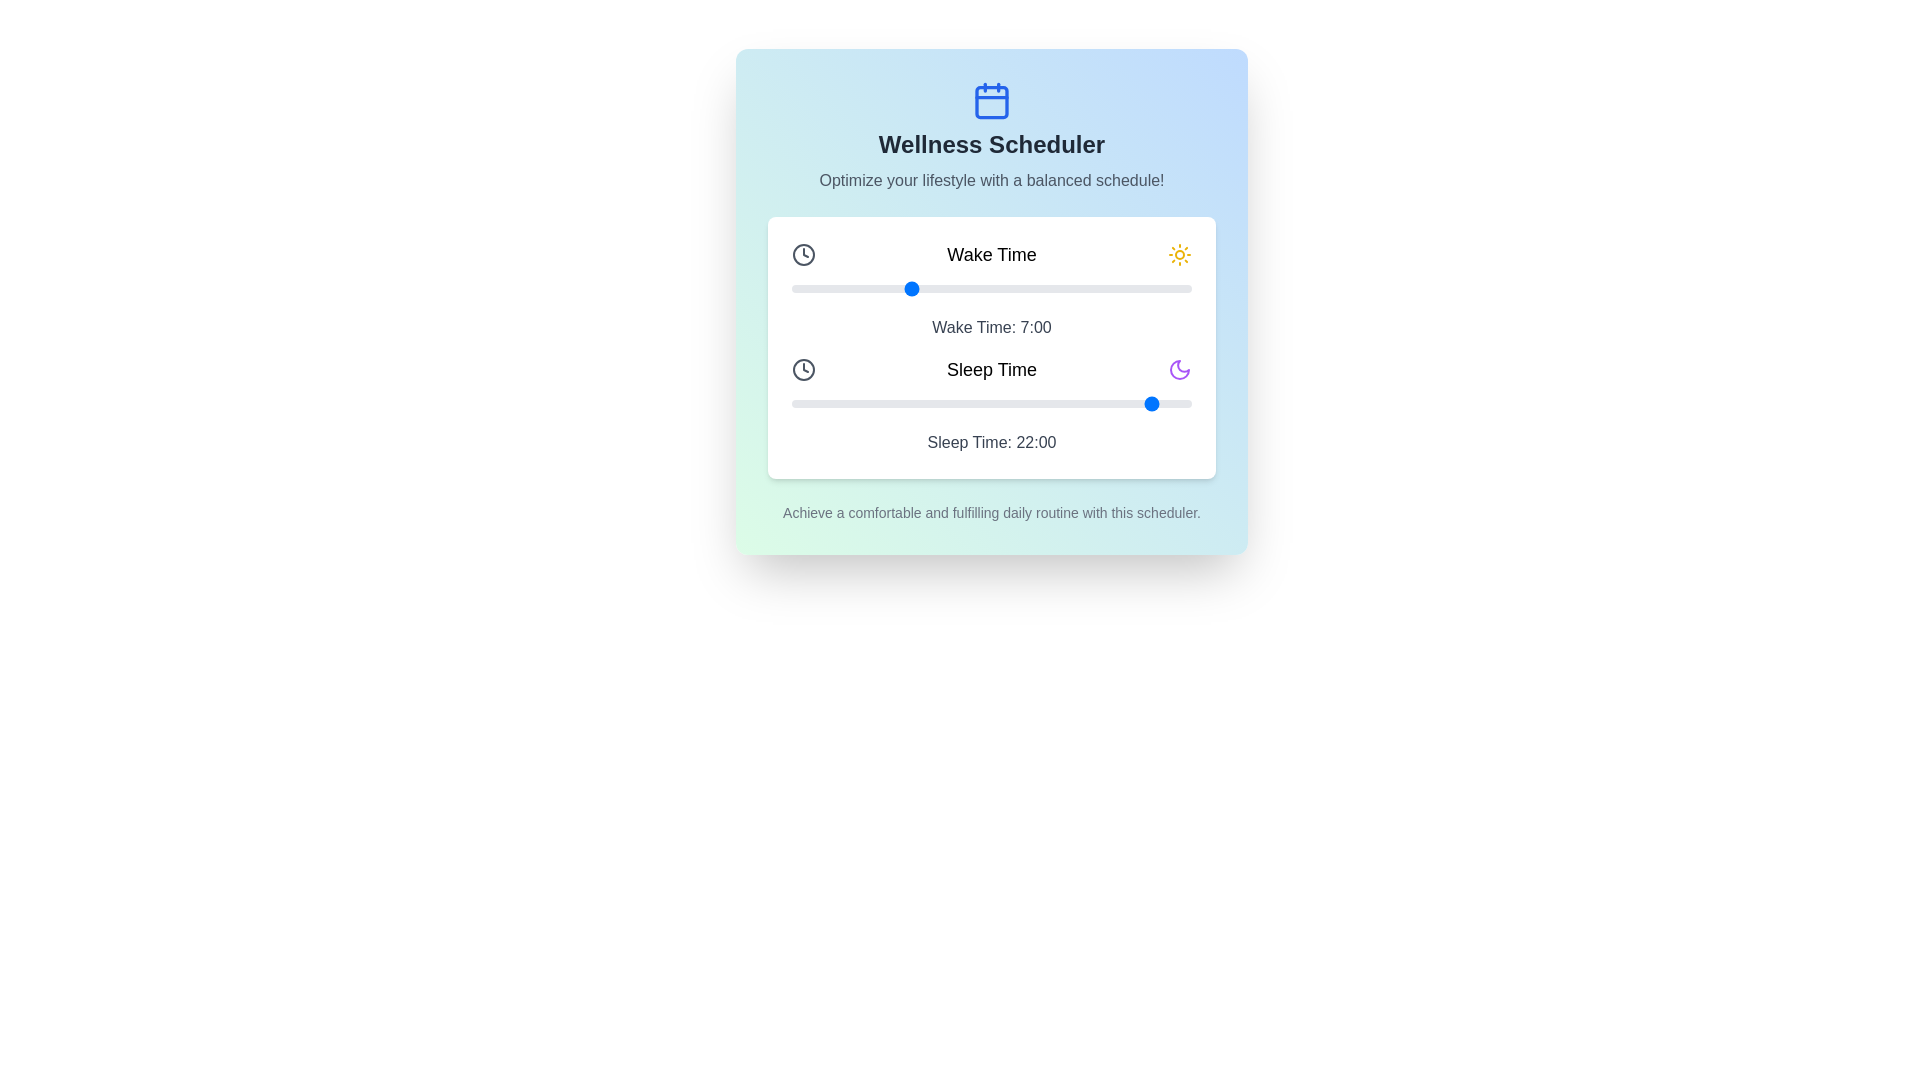 This screenshot has height=1080, width=1920. What do you see at coordinates (992, 326) in the screenshot?
I see `the Static Text Label displaying 'Wake Time: 7:00', which is styled with gray coloring and is positioned below the horizontal slider for adjusting the 'Wake Time'` at bounding box center [992, 326].